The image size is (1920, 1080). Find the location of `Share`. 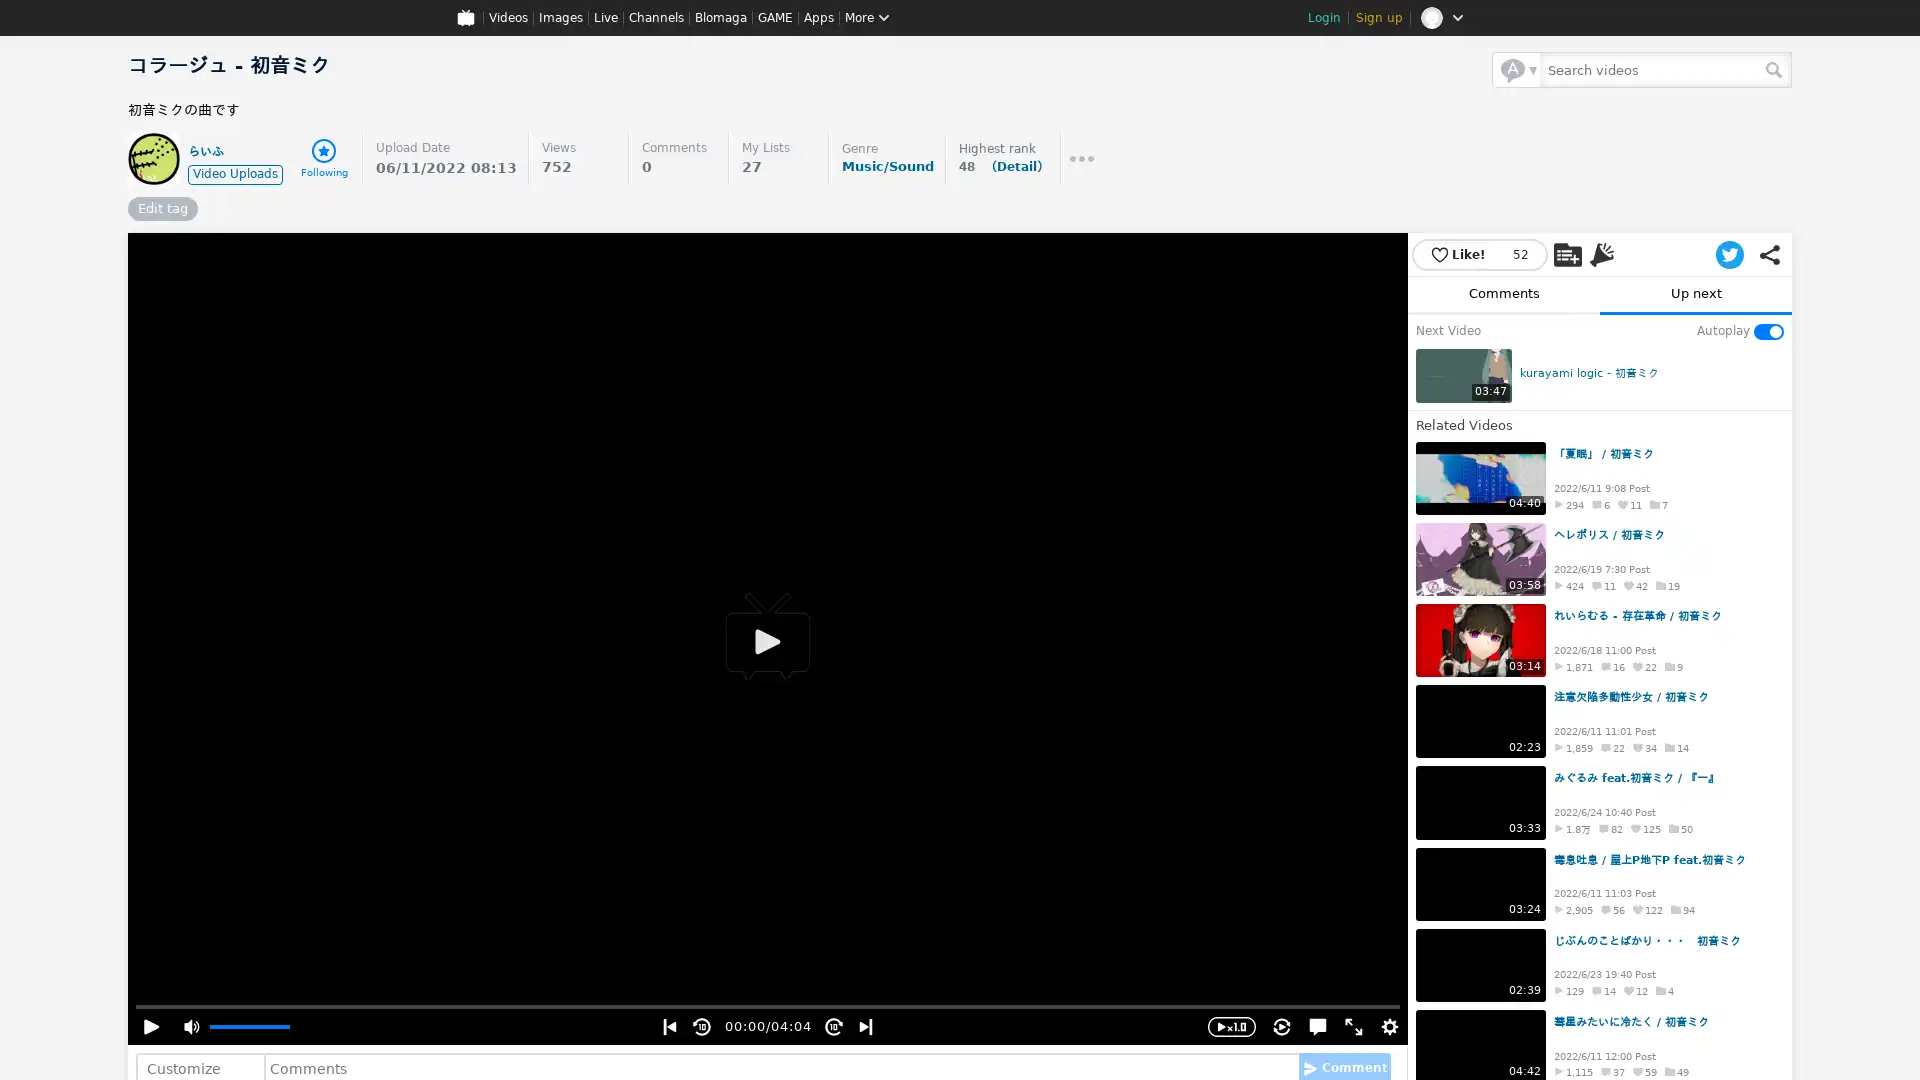

Share is located at coordinates (1770, 253).